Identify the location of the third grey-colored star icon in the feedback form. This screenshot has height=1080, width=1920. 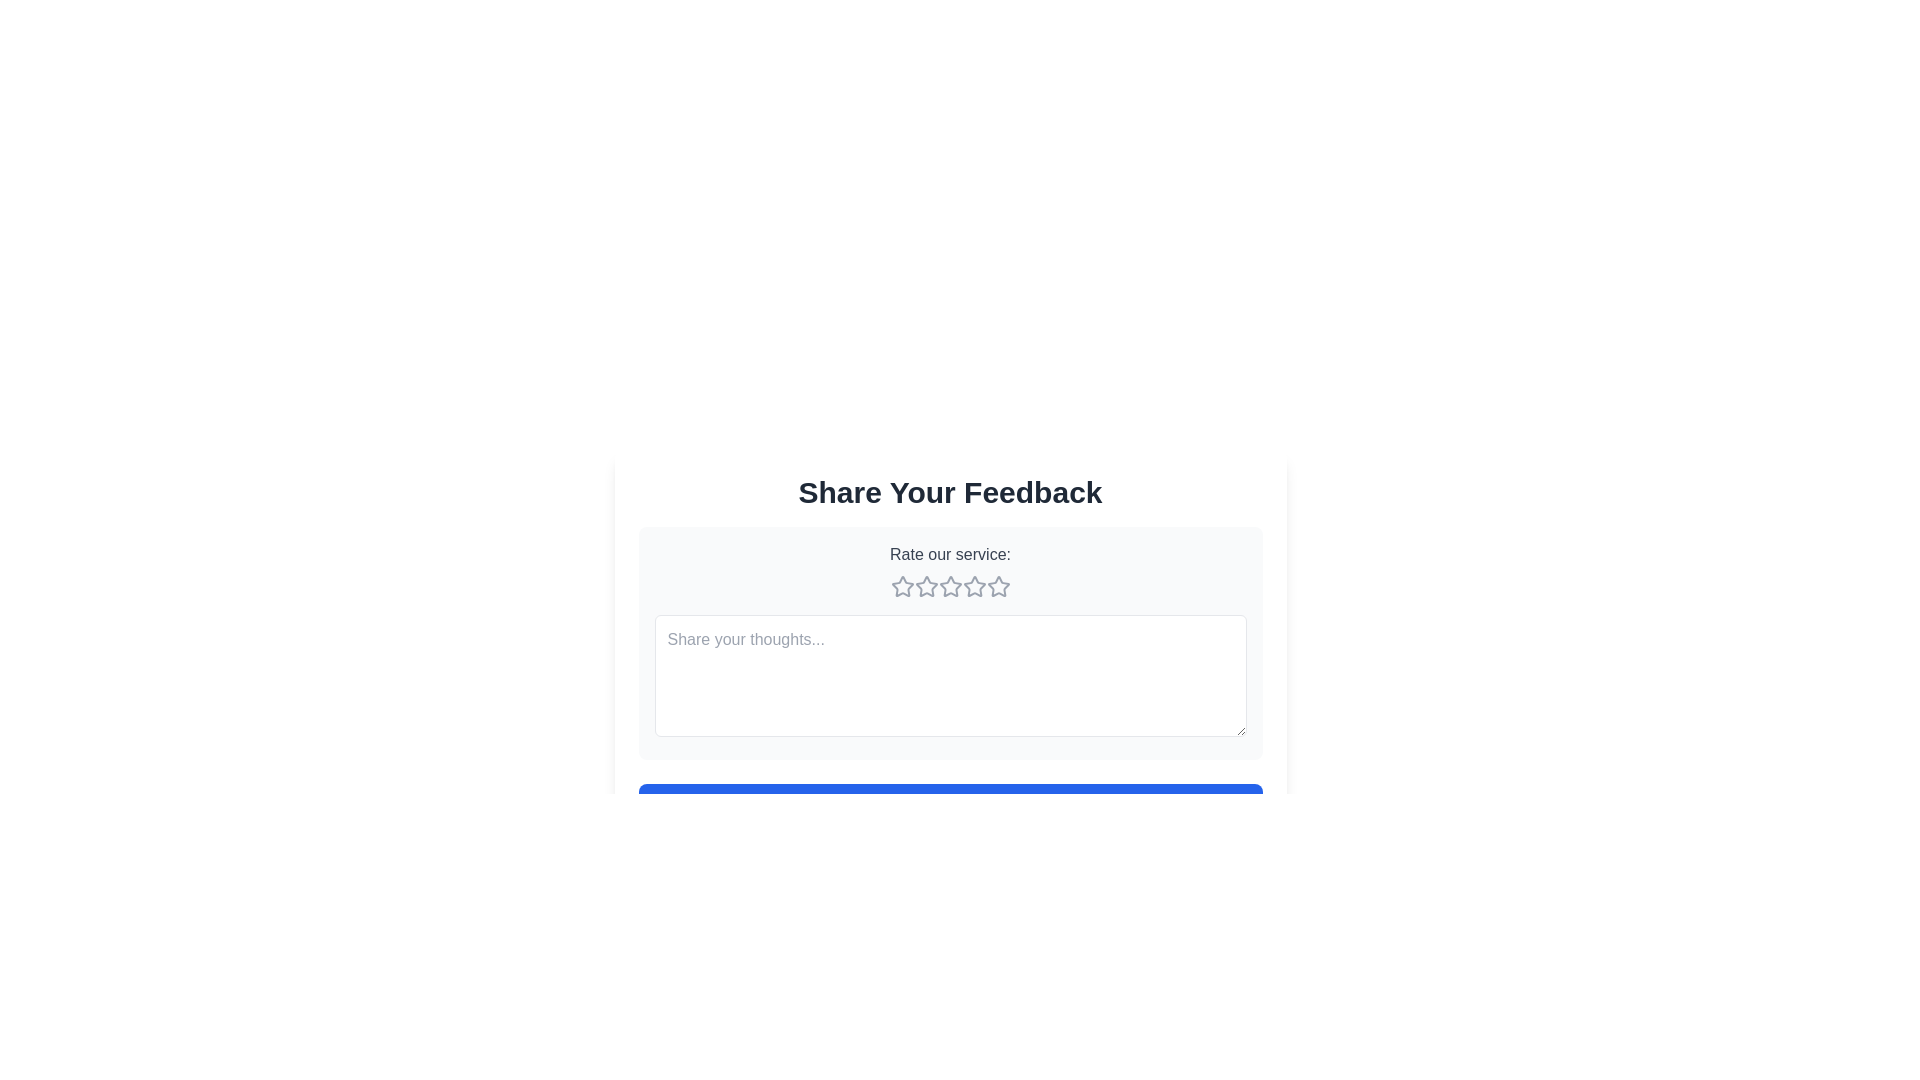
(925, 585).